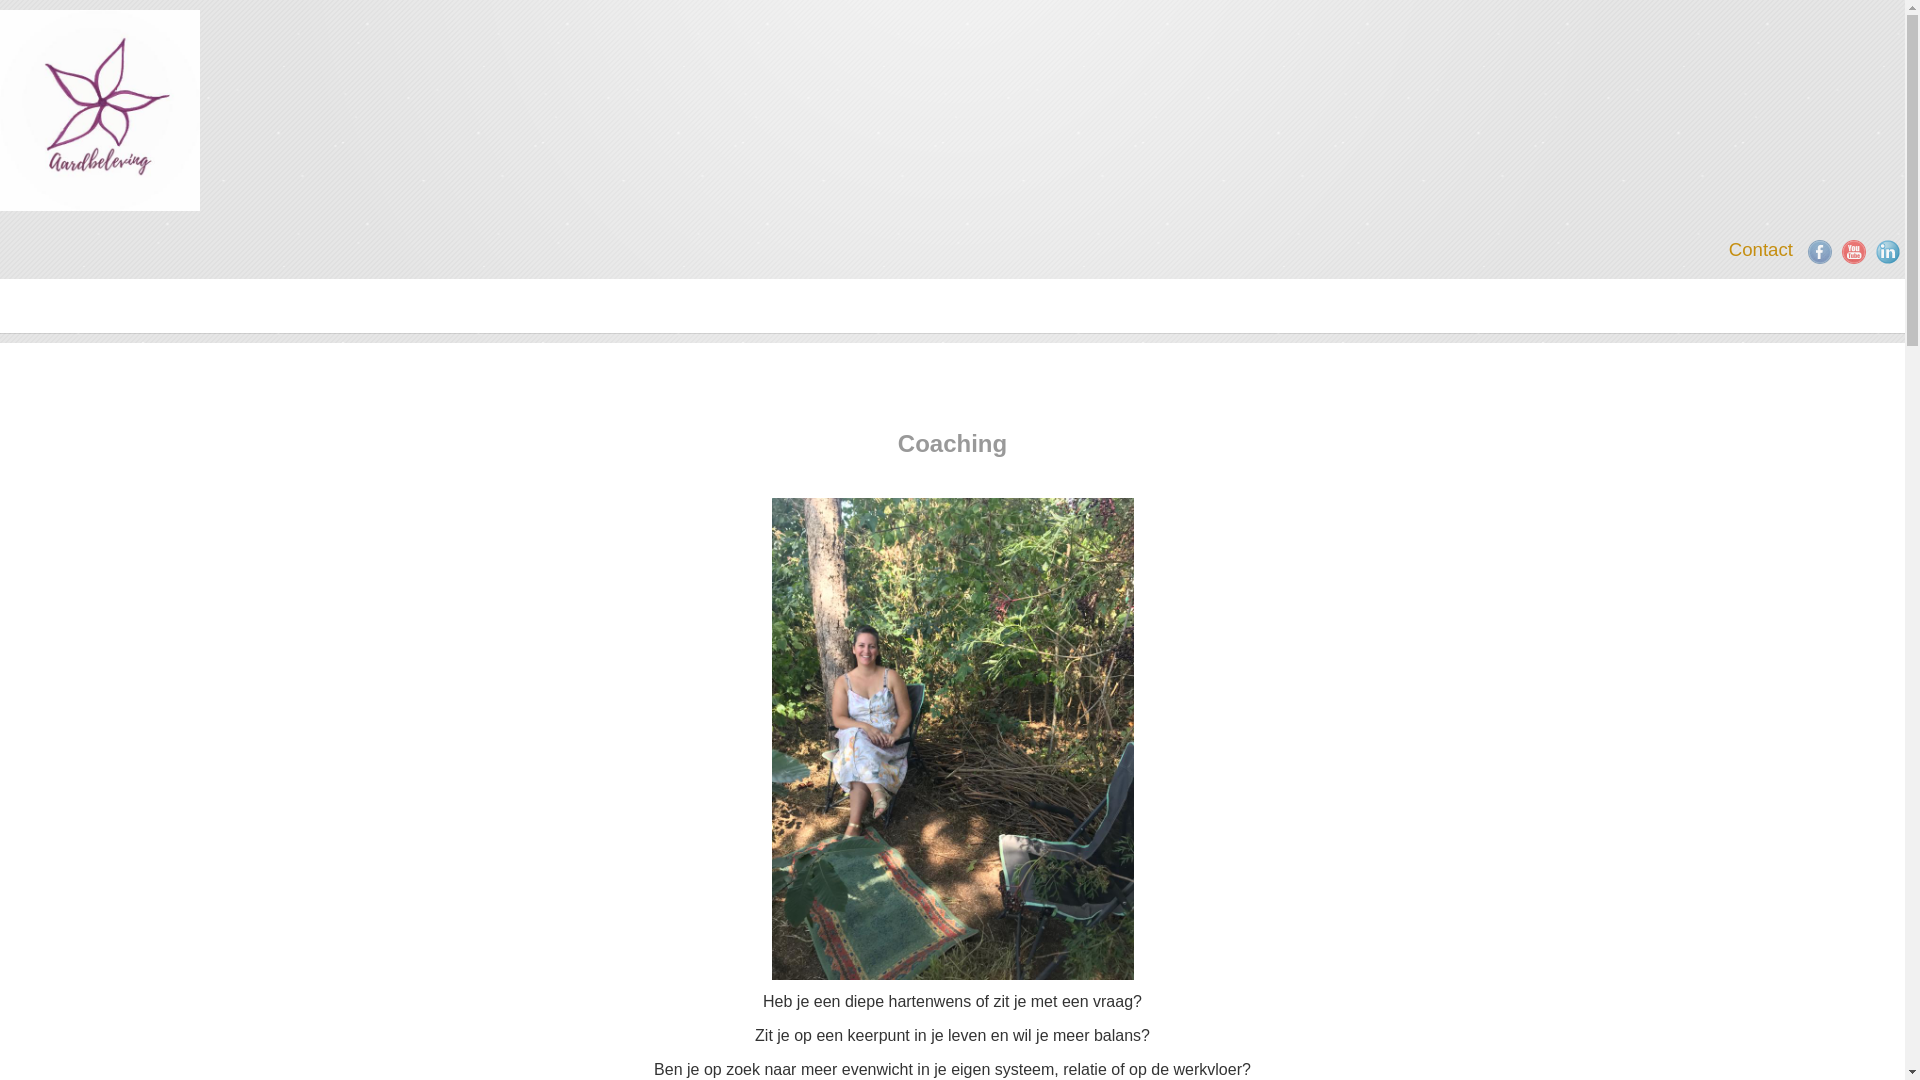 This screenshot has height=1080, width=1920. Describe the element at coordinates (1819, 250) in the screenshot. I see `'Facebook'` at that location.